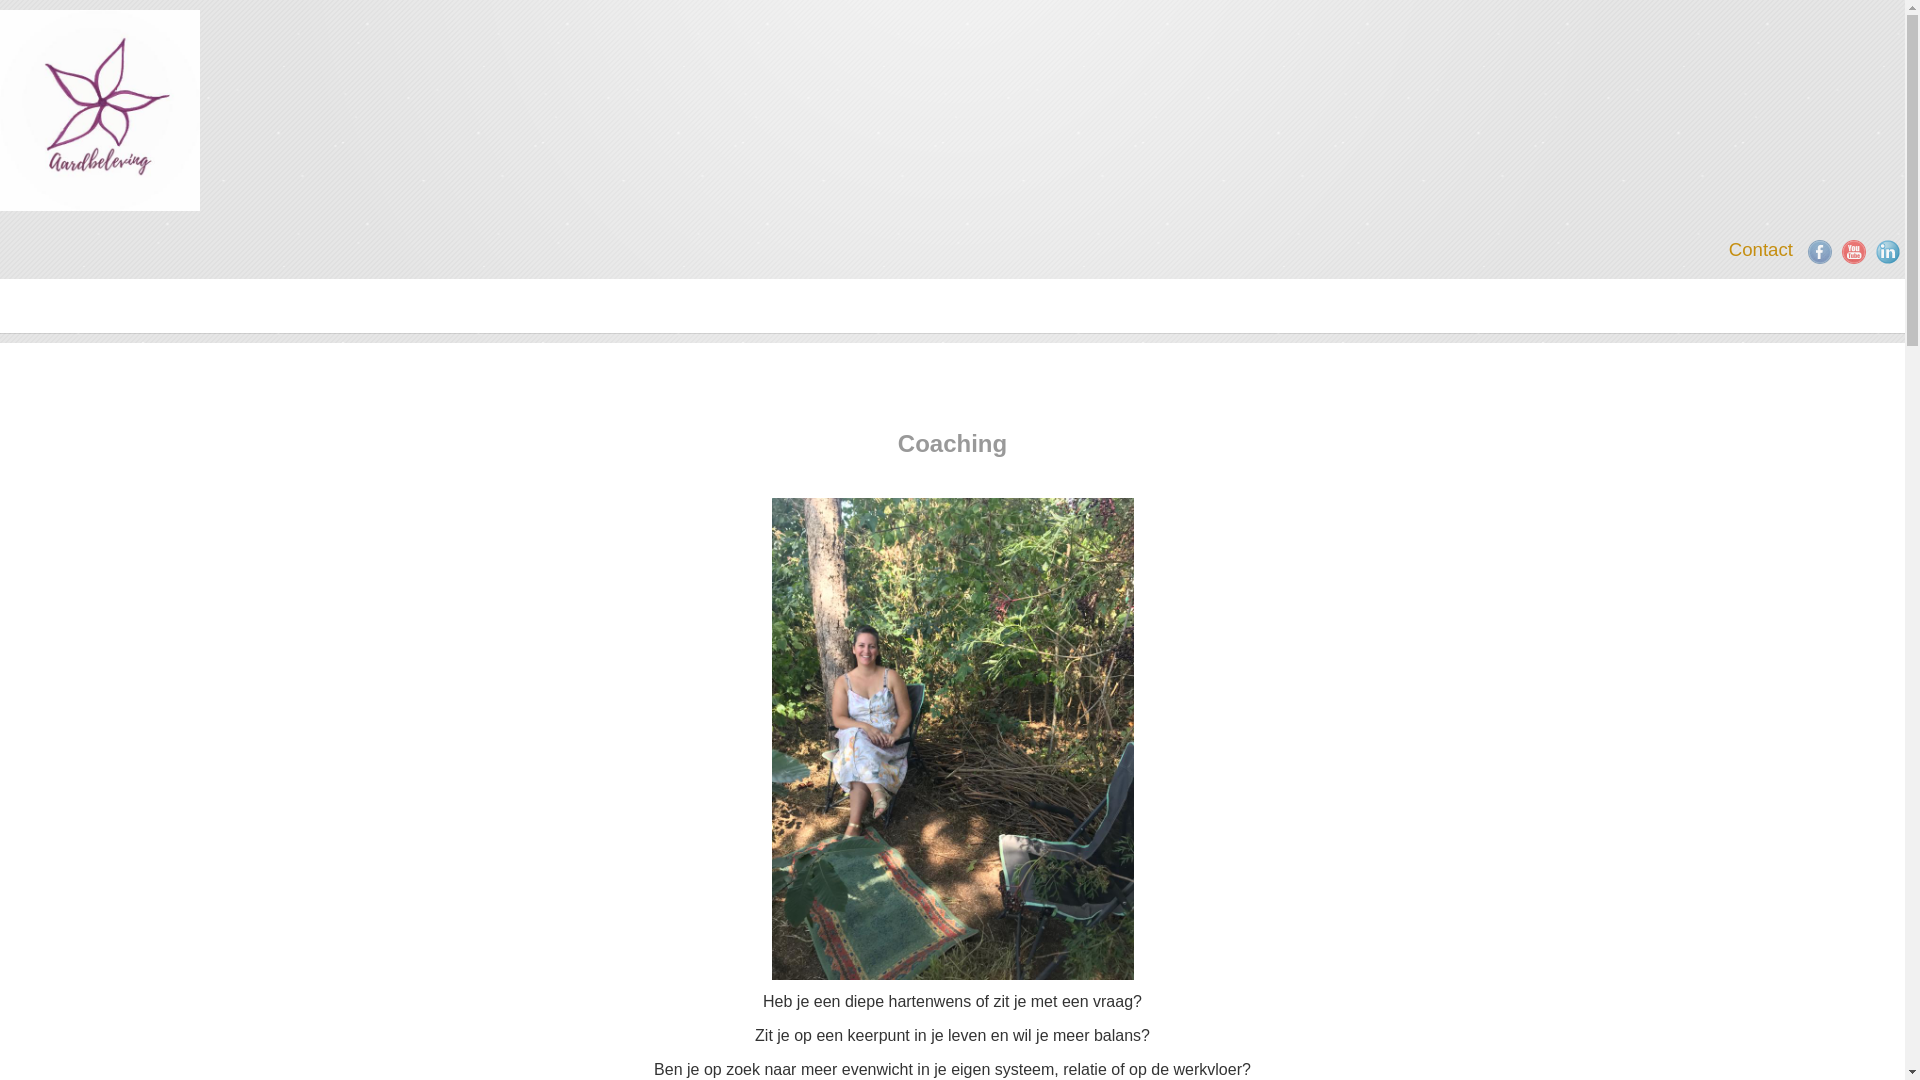 This screenshot has height=1080, width=1920. Describe the element at coordinates (1819, 250) in the screenshot. I see `'Facebook'` at that location.